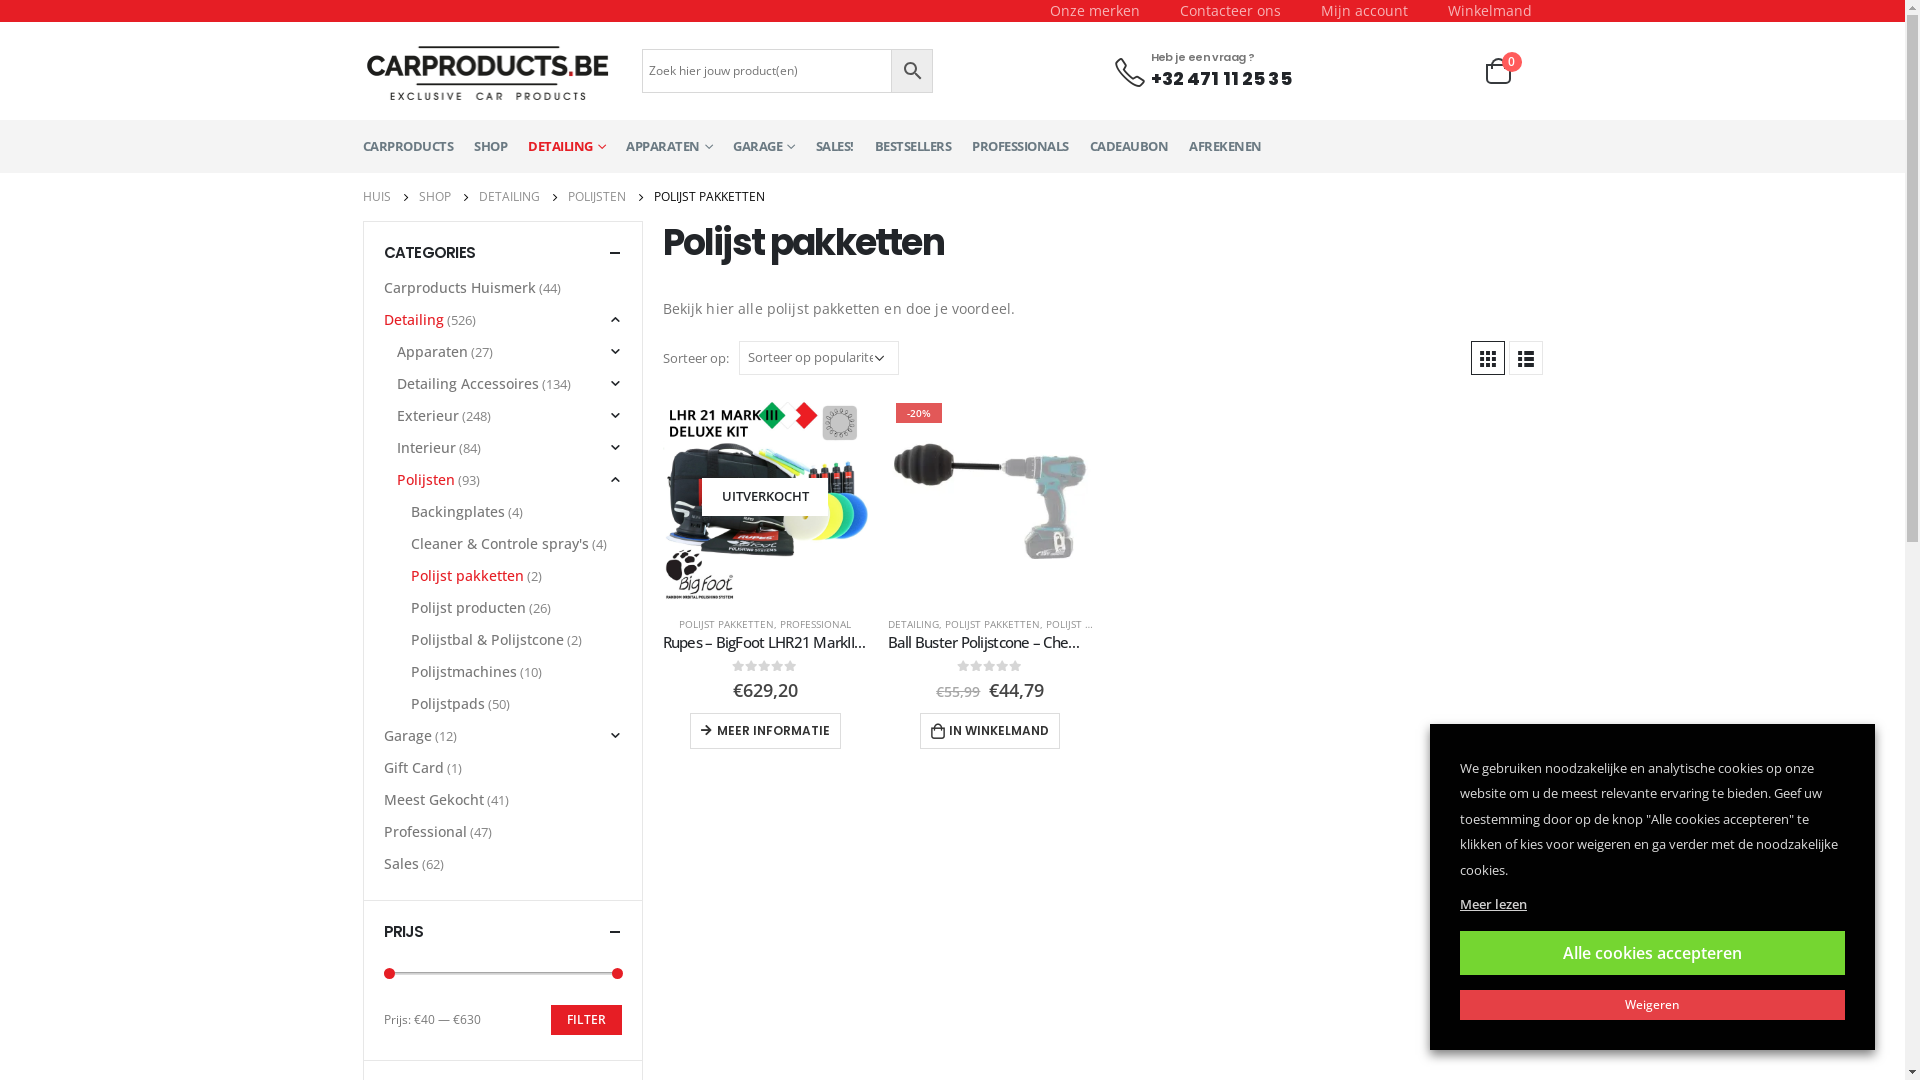 The image size is (1920, 1080). What do you see at coordinates (1300, 11) in the screenshot?
I see `'Mijn account'` at bounding box center [1300, 11].